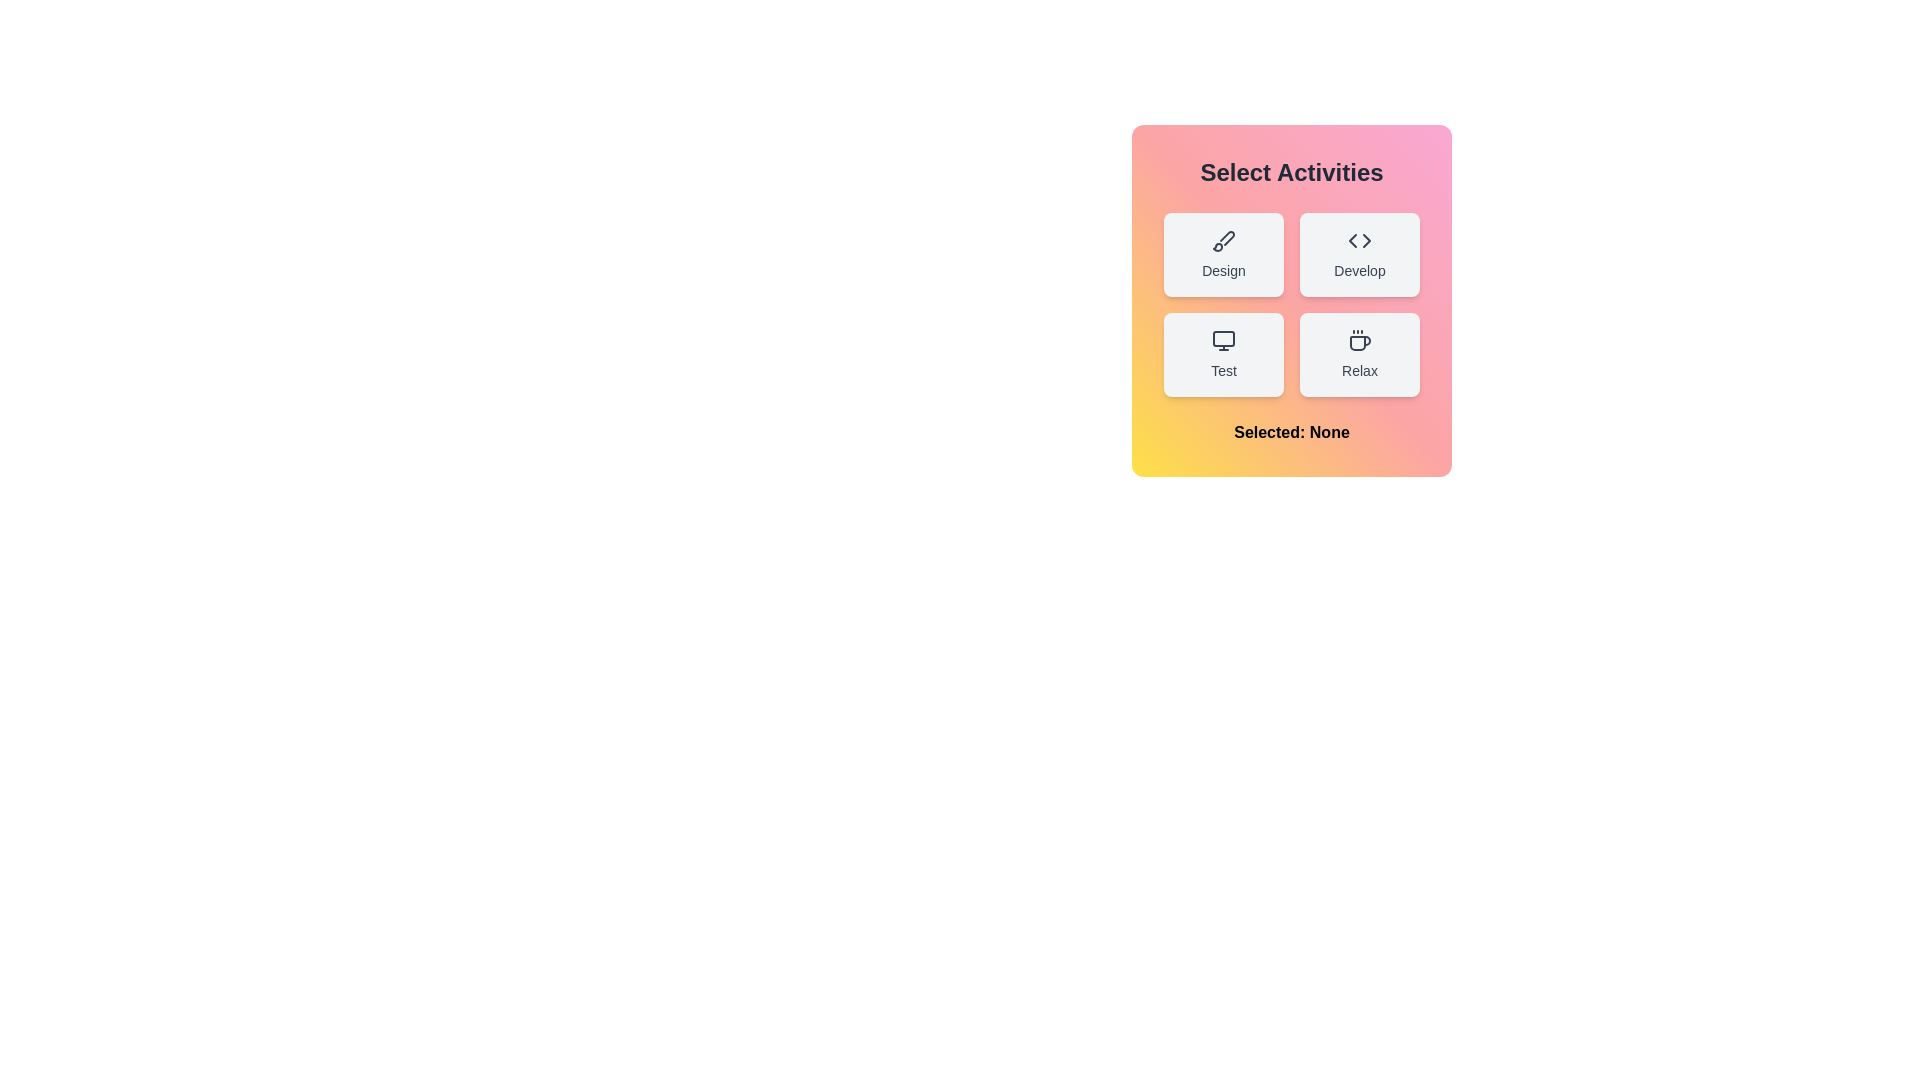 Image resolution: width=1920 pixels, height=1080 pixels. What do you see at coordinates (1359, 253) in the screenshot?
I see `the button corresponding to the activity Develop` at bounding box center [1359, 253].